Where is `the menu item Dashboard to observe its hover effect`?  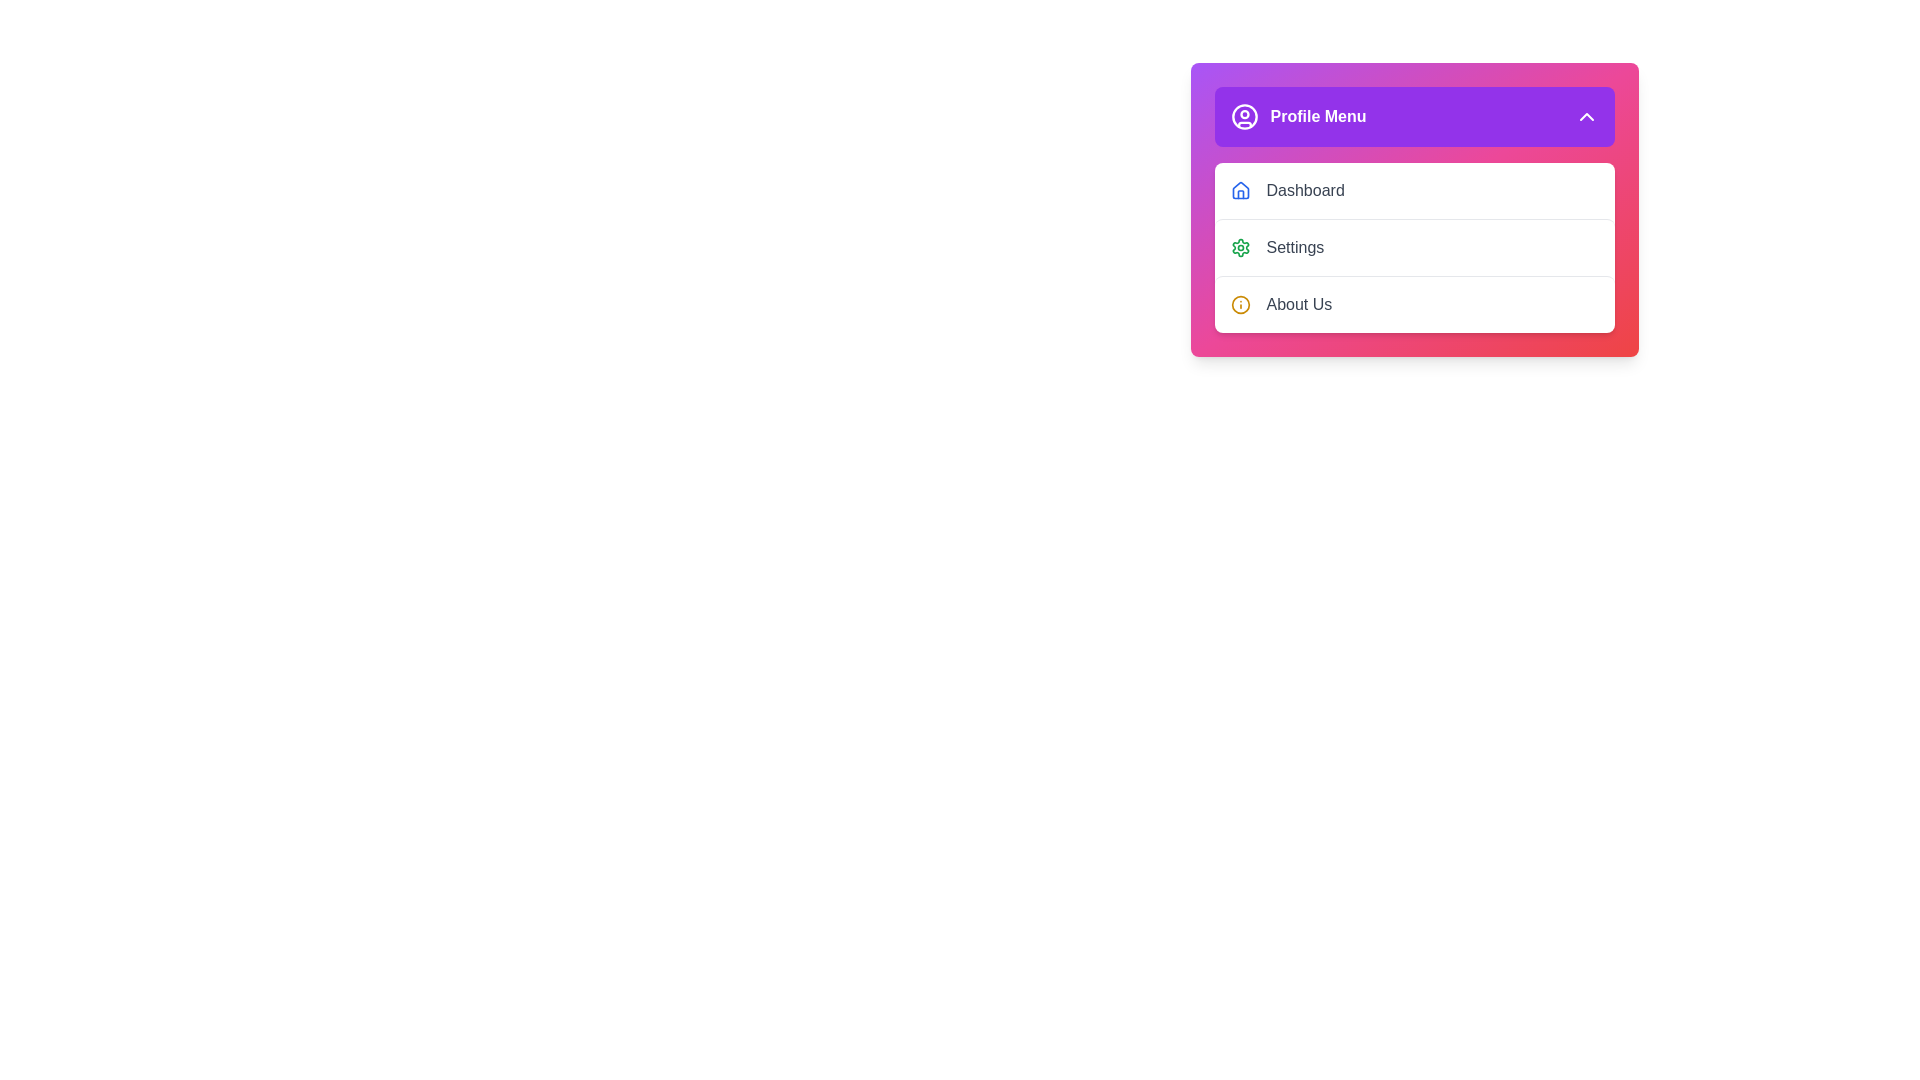
the menu item Dashboard to observe its hover effect is located at coordinates (1413, 191).